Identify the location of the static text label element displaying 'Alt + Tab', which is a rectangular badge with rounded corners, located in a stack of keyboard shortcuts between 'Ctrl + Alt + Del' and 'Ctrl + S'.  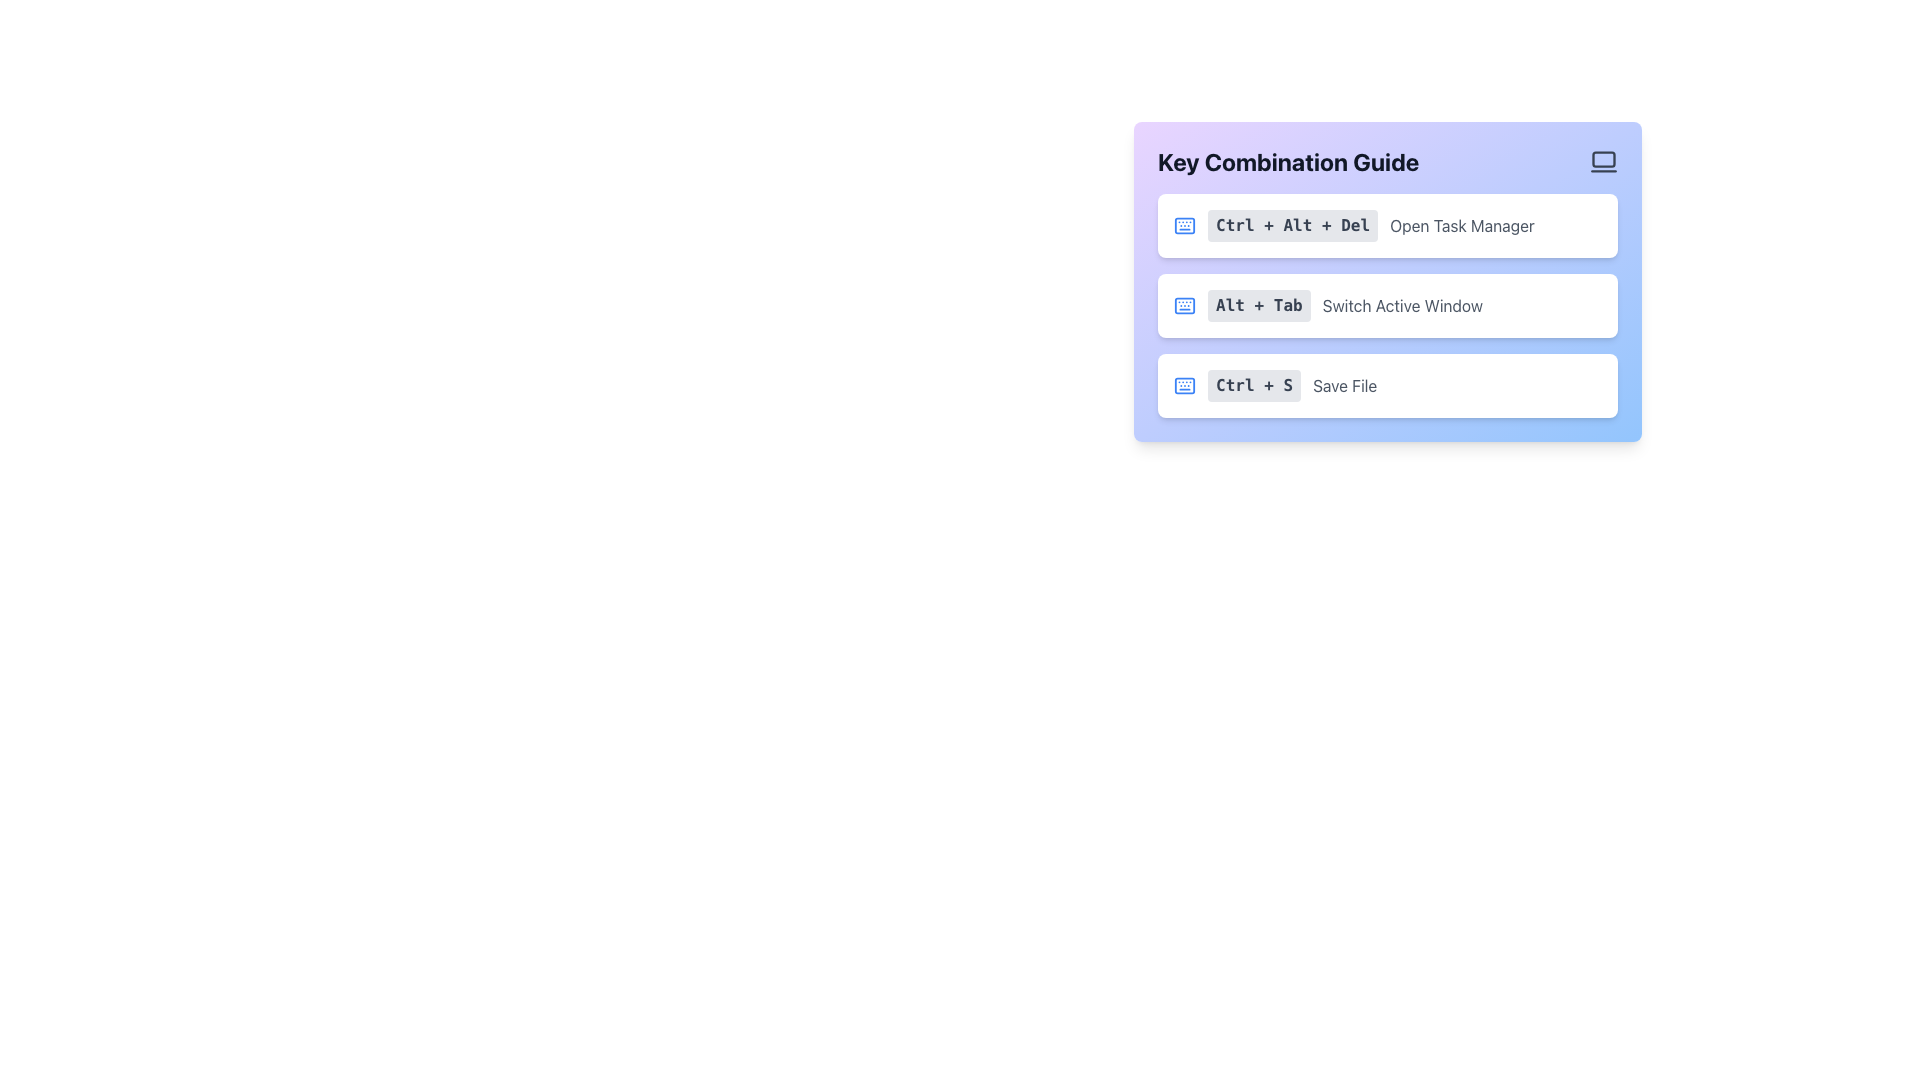
(1258, 305).